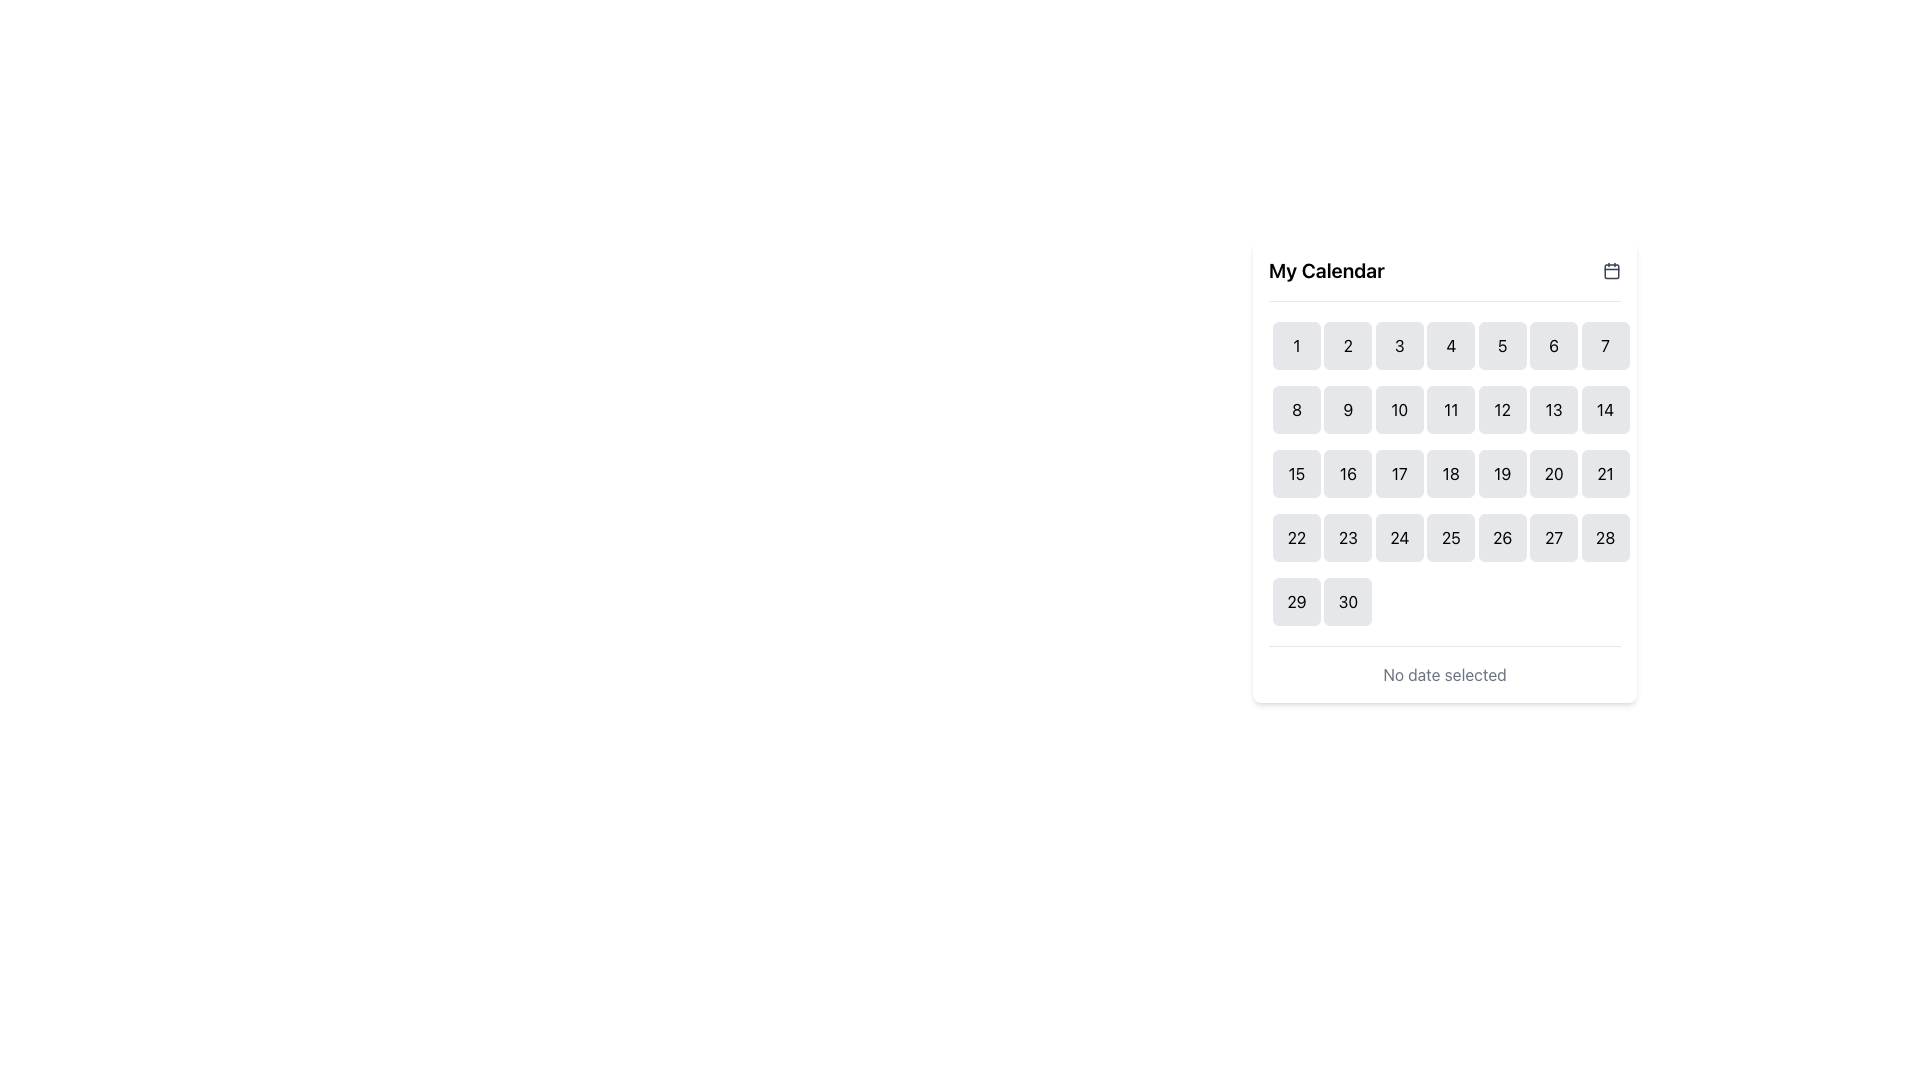 This screenshot has height=1080, width=1920. I want to click on a date cell in the Date Grid of the 'My Calendar' widget, so click(1444, 474).